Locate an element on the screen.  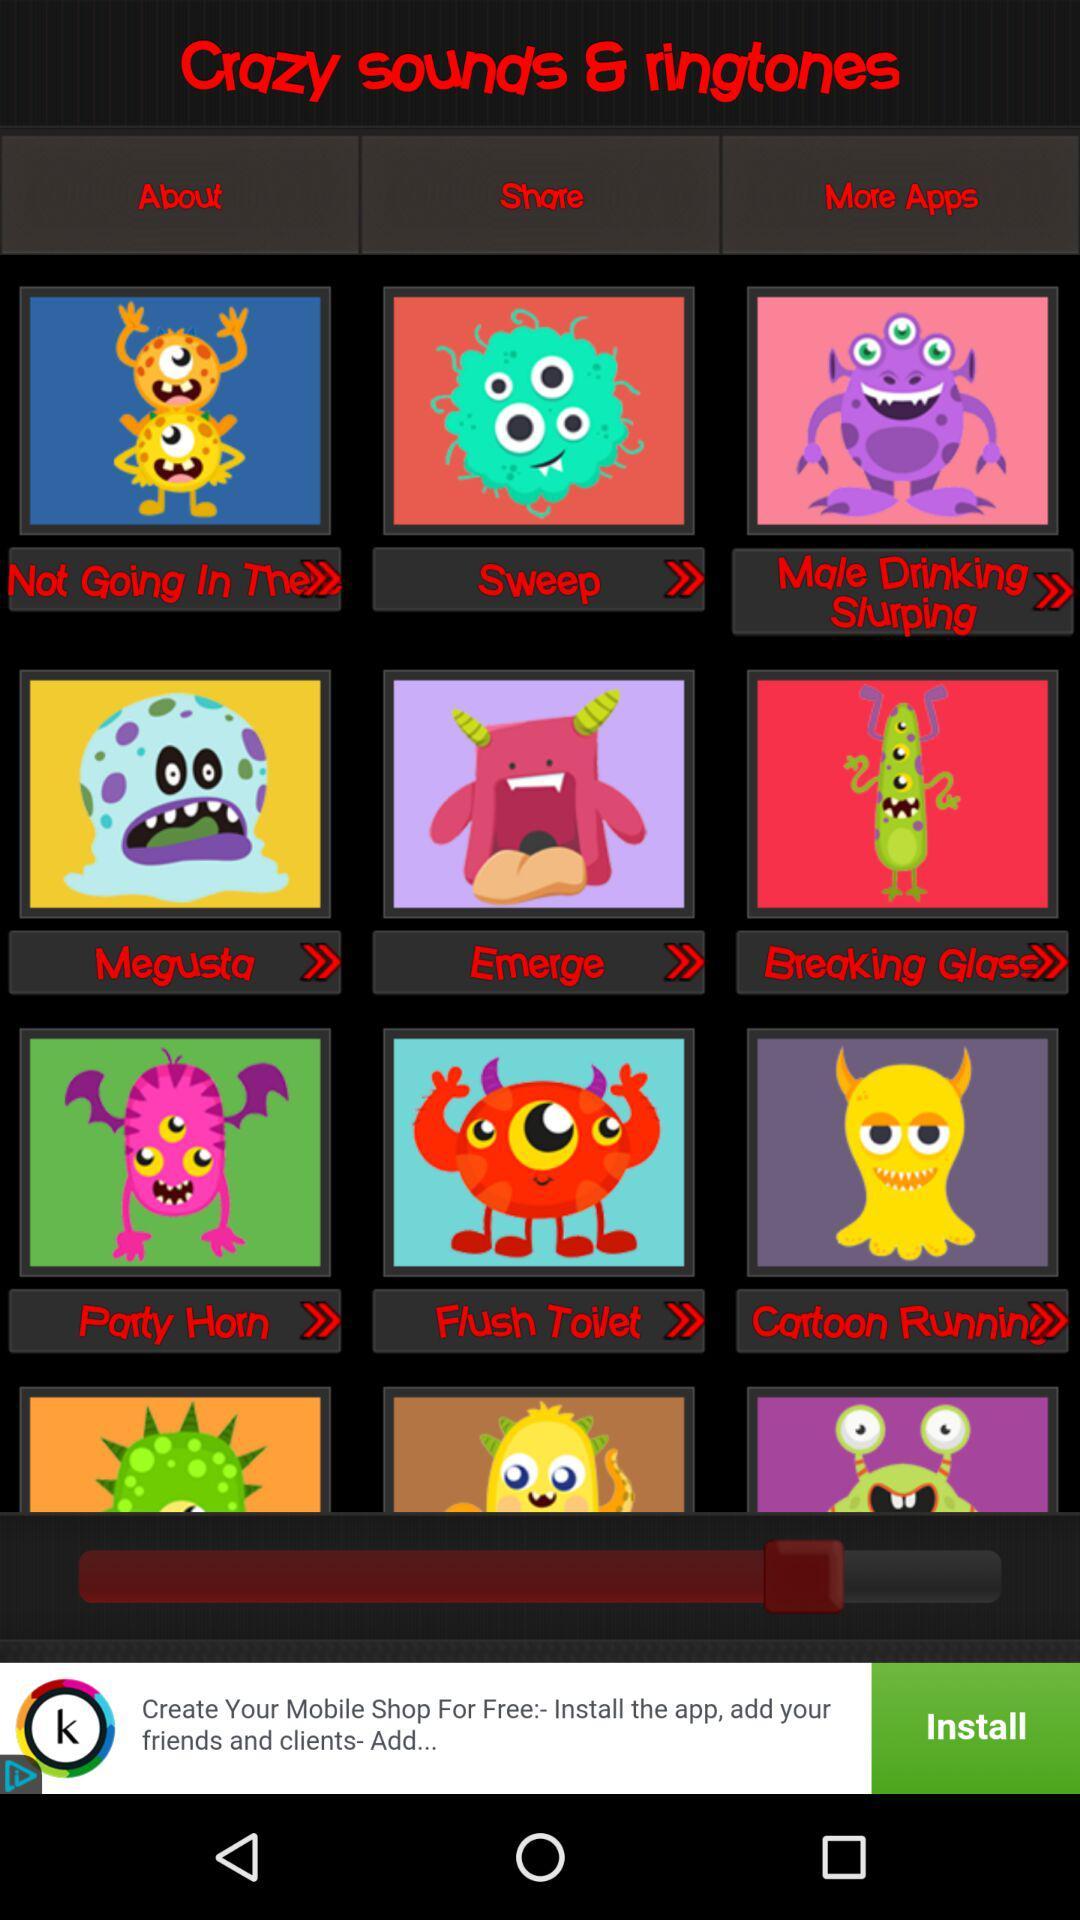
a noise is located at coordinates (902, 1446).